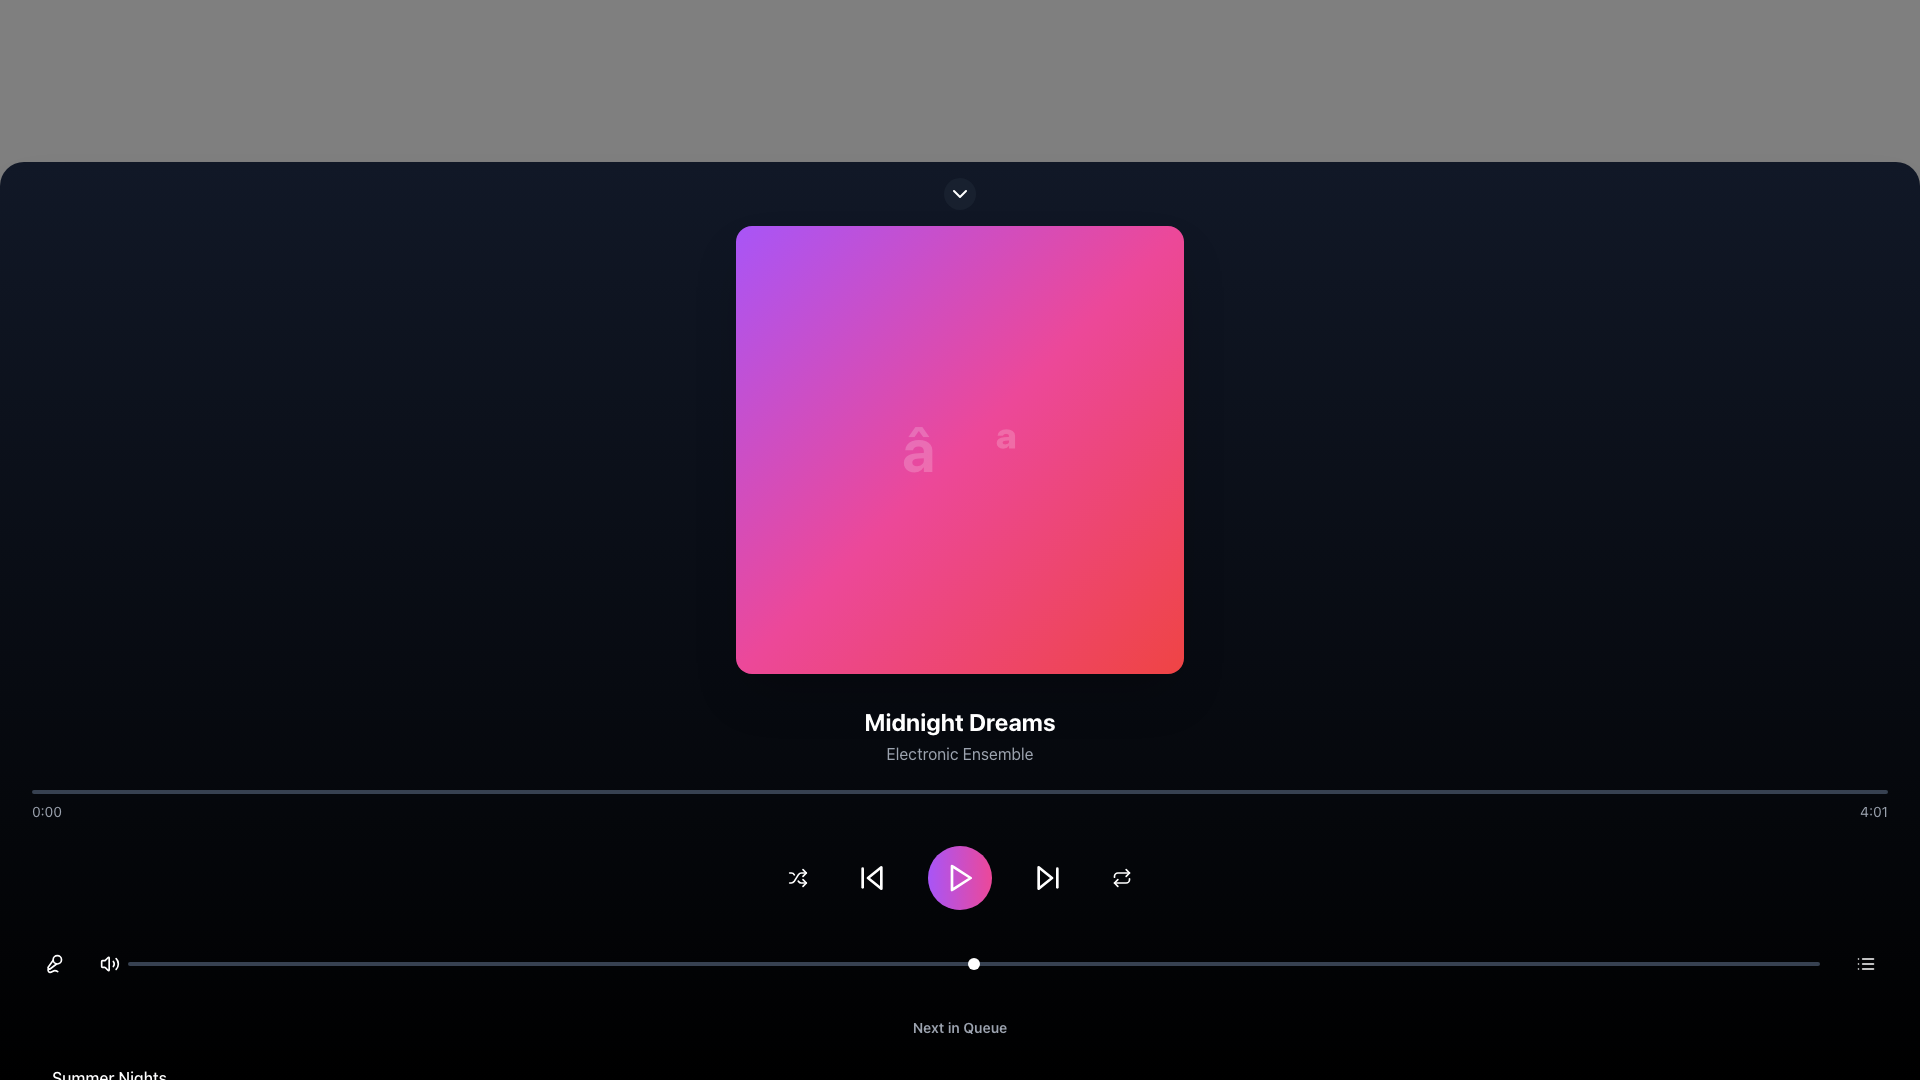  I want to click on time indicator displayed in the light gray text label showing '0:00' on the dark background, positioned at the far left of the horizontal bar, so click(47, 812).